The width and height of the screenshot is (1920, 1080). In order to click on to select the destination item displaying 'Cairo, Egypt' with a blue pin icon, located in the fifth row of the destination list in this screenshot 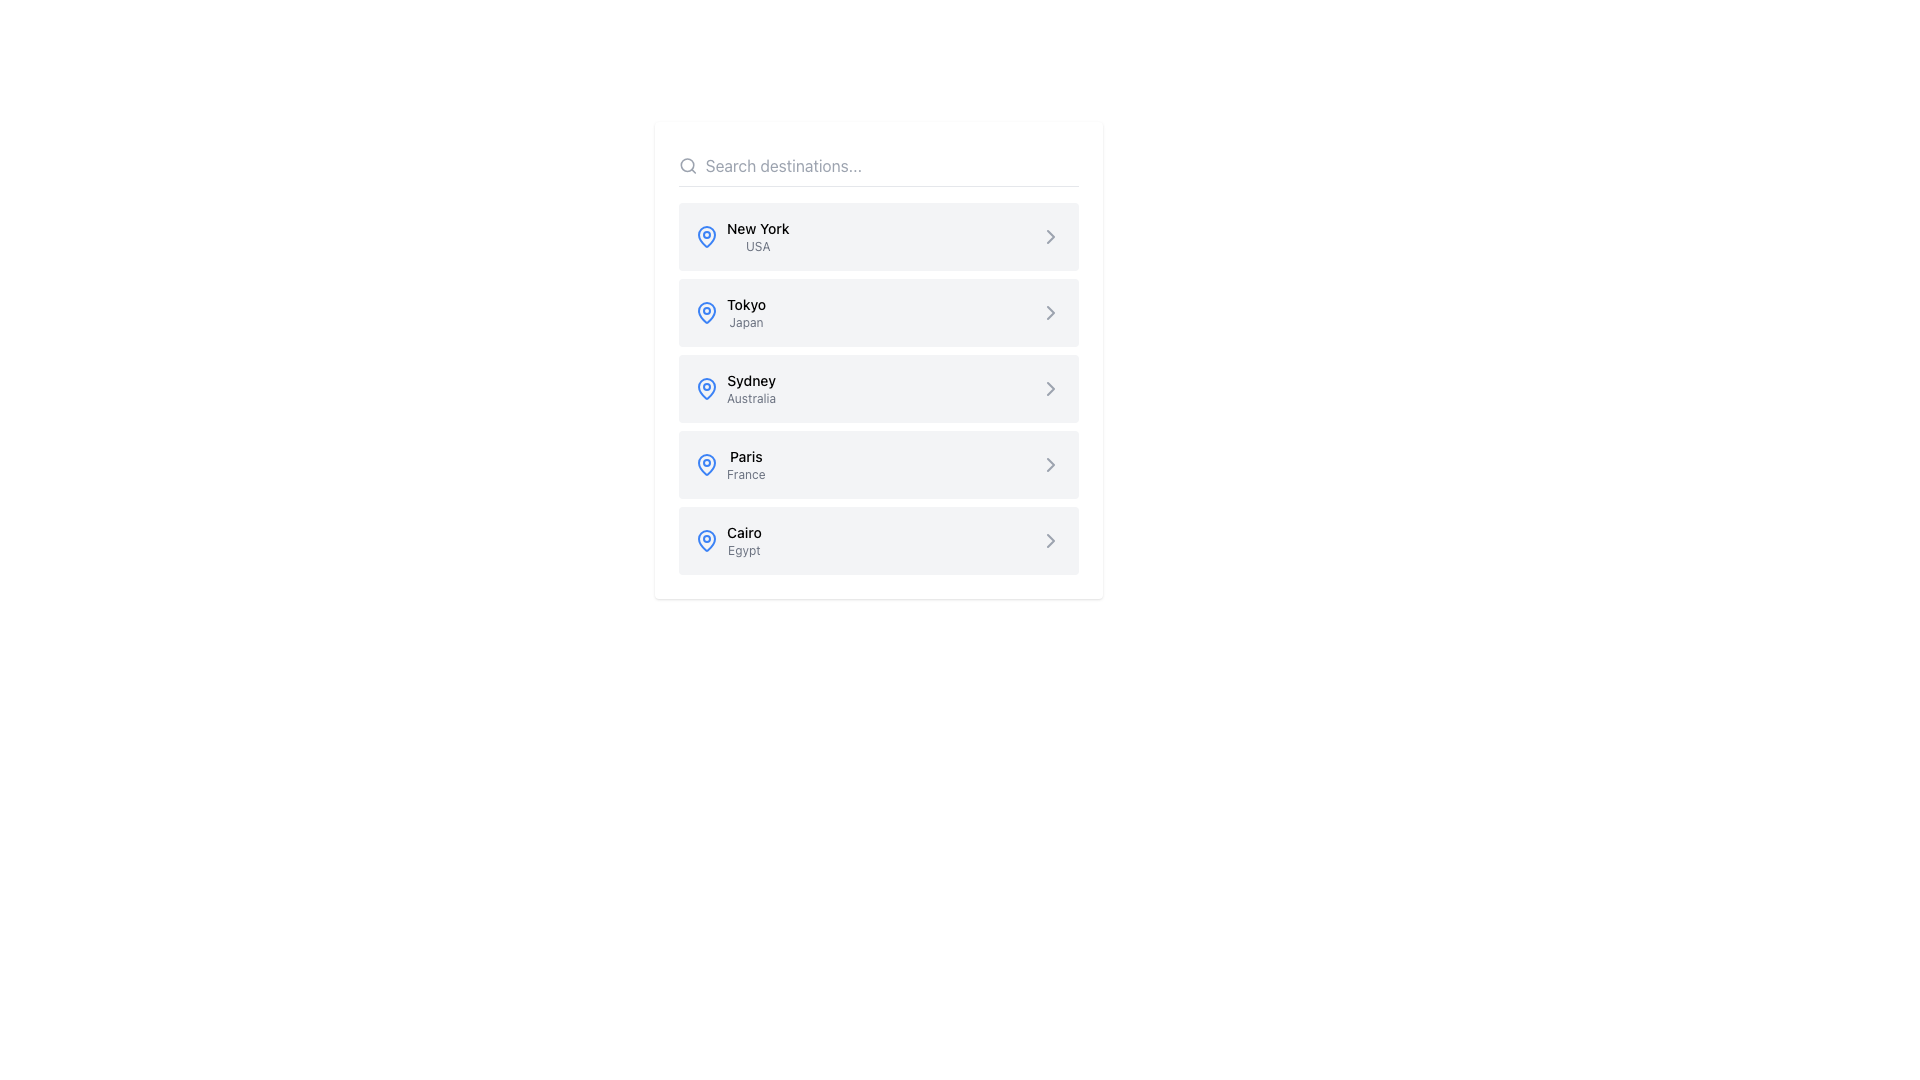, I will do `click(727, 540)`.